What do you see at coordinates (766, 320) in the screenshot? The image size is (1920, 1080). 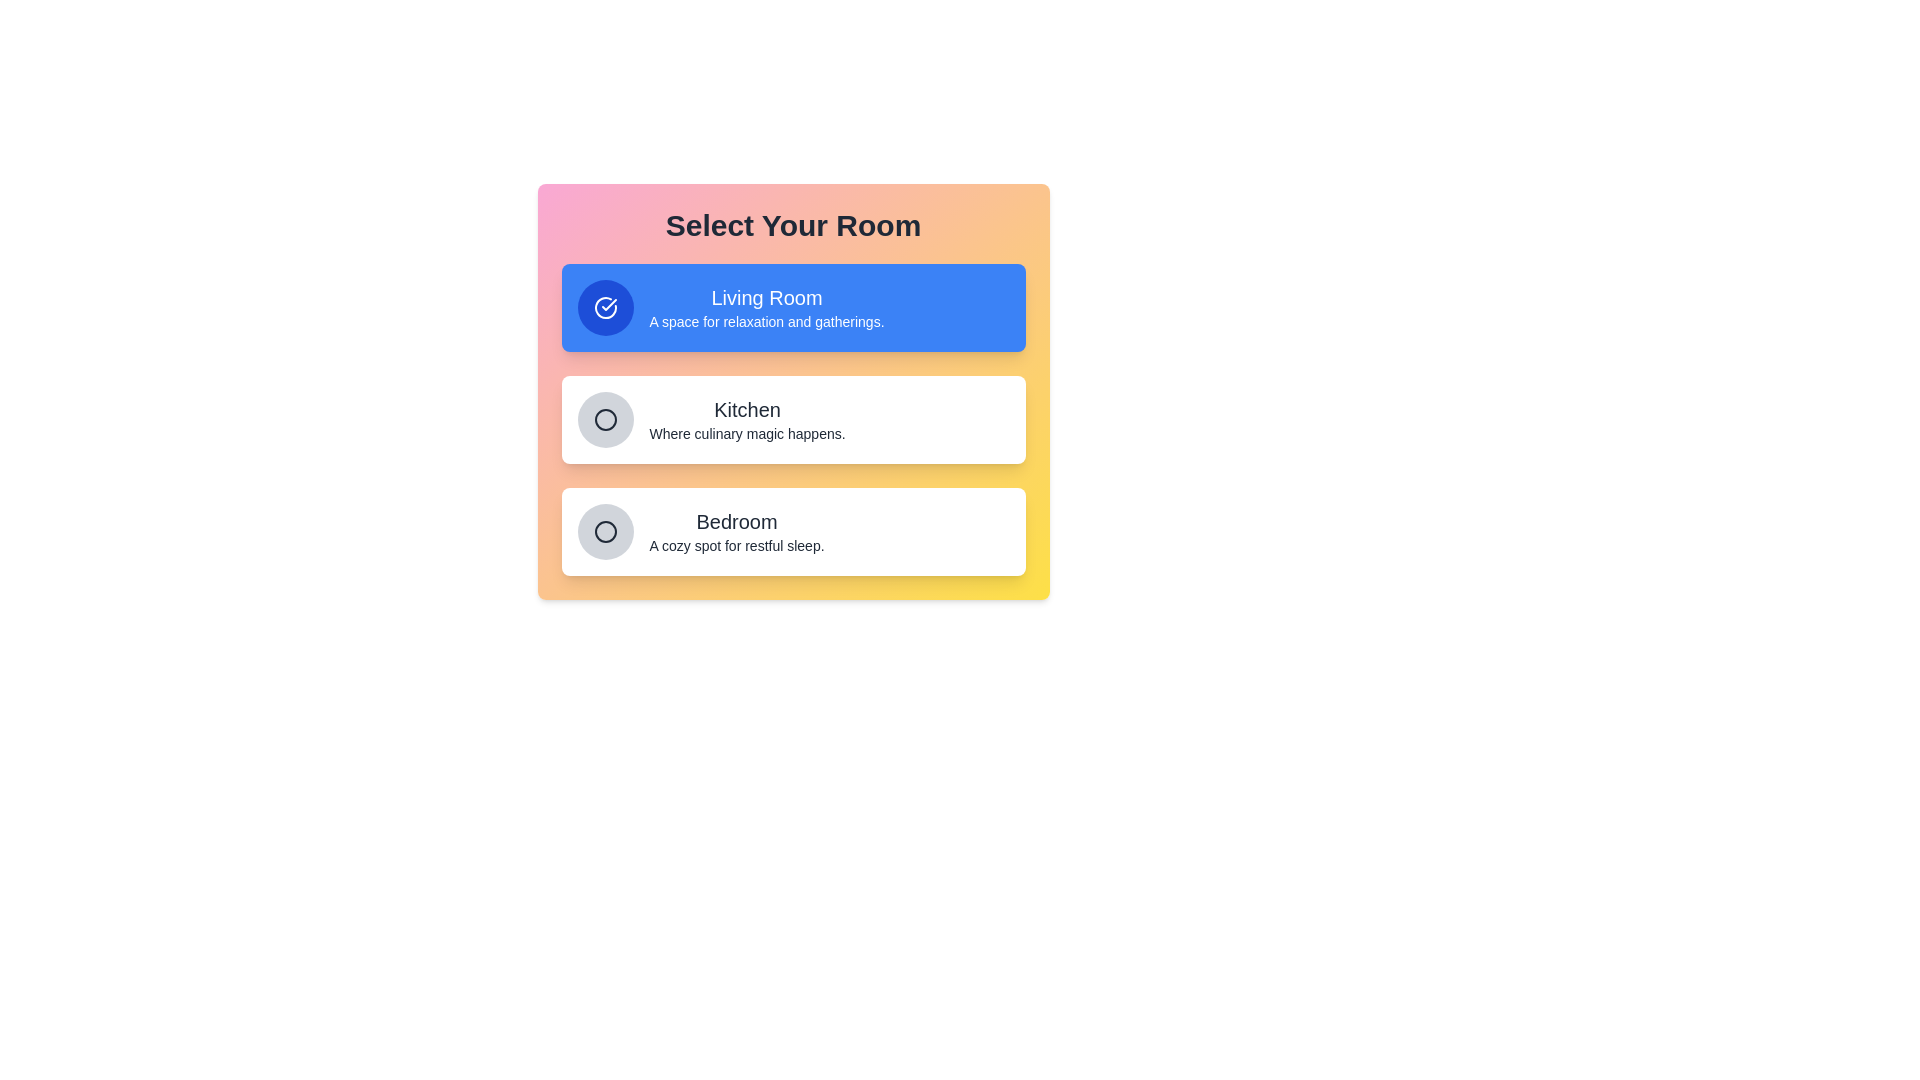 I see `the text label reading 'A space for relaxation and gatherings.' which is located directly below the 'Living Room' title in the 'Select Your Room' interface panel` at bounding box center [766, 320].